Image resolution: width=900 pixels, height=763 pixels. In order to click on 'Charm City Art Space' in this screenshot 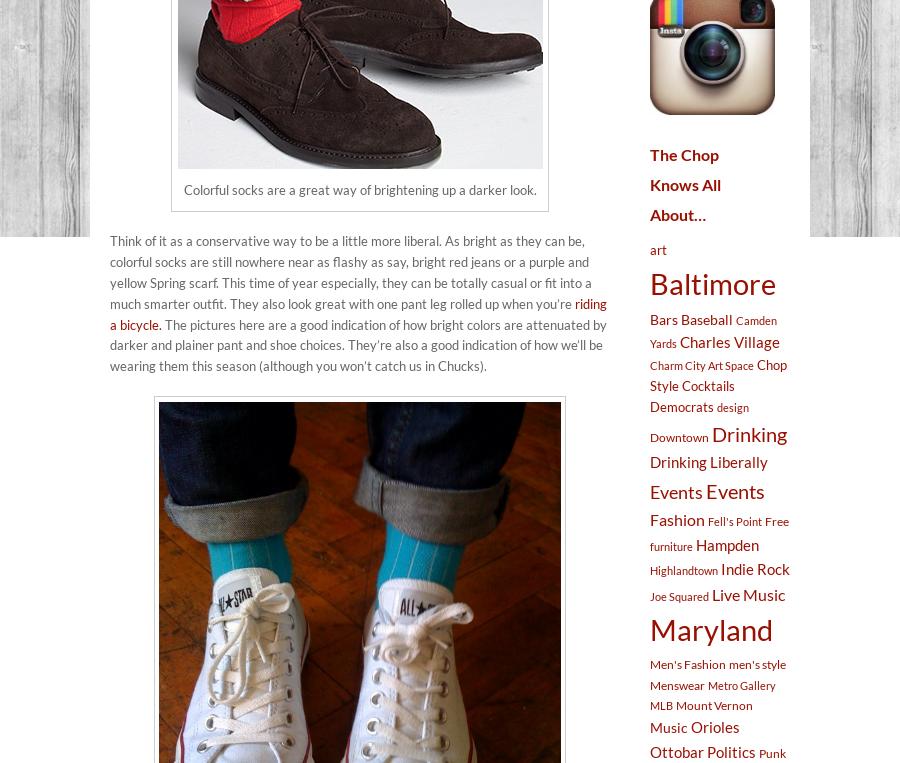, I will do `click(701, 363)`.